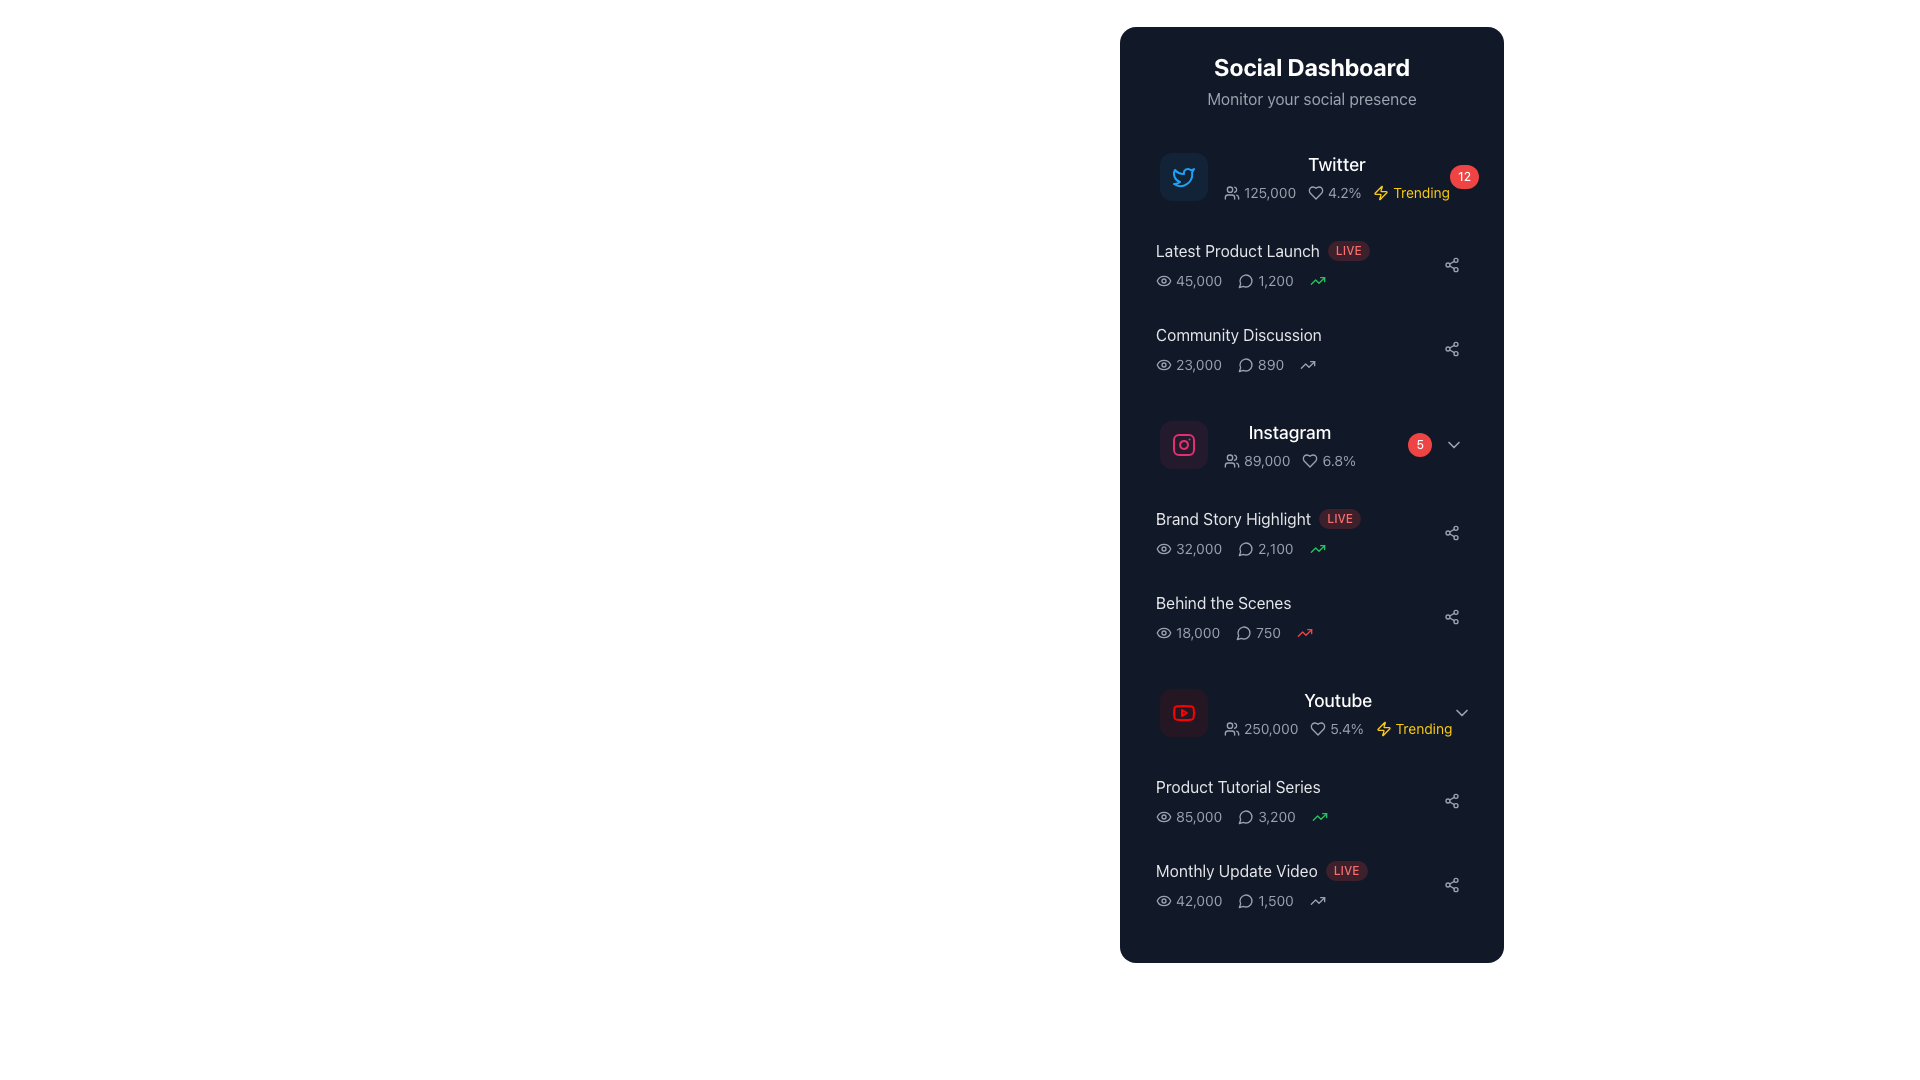 The image size is (1920, 1080). Describe the element at coordinates (1296, 531) in the screenshot. I see `details of the social media post displayed in the static content block, which includes its title, status marked as LIVE, and engagement metrics such as views and comments` at that location.